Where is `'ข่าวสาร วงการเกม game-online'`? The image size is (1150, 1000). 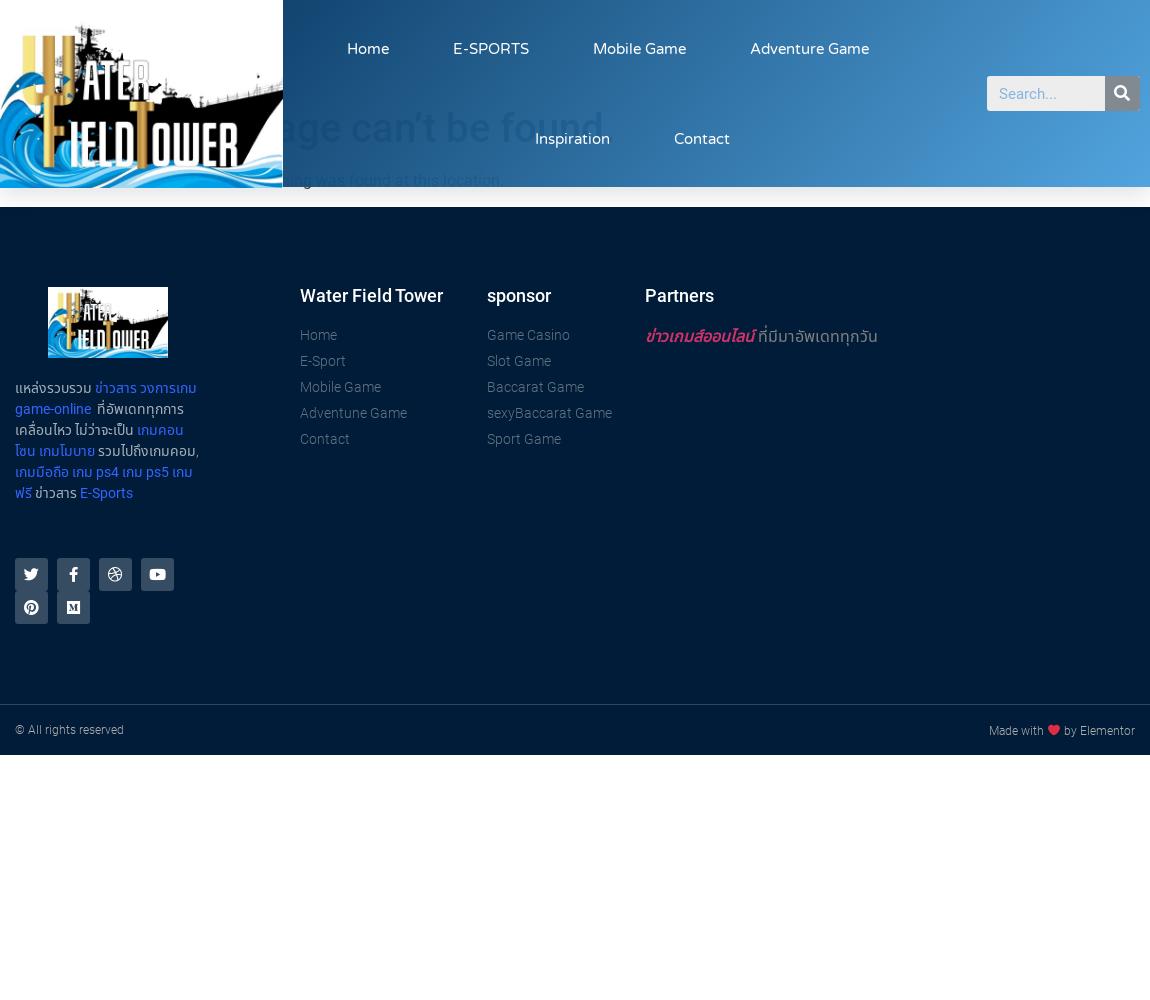
'ข่าวสาร วงการเกม game-online' is located at coordinates (105, 397).